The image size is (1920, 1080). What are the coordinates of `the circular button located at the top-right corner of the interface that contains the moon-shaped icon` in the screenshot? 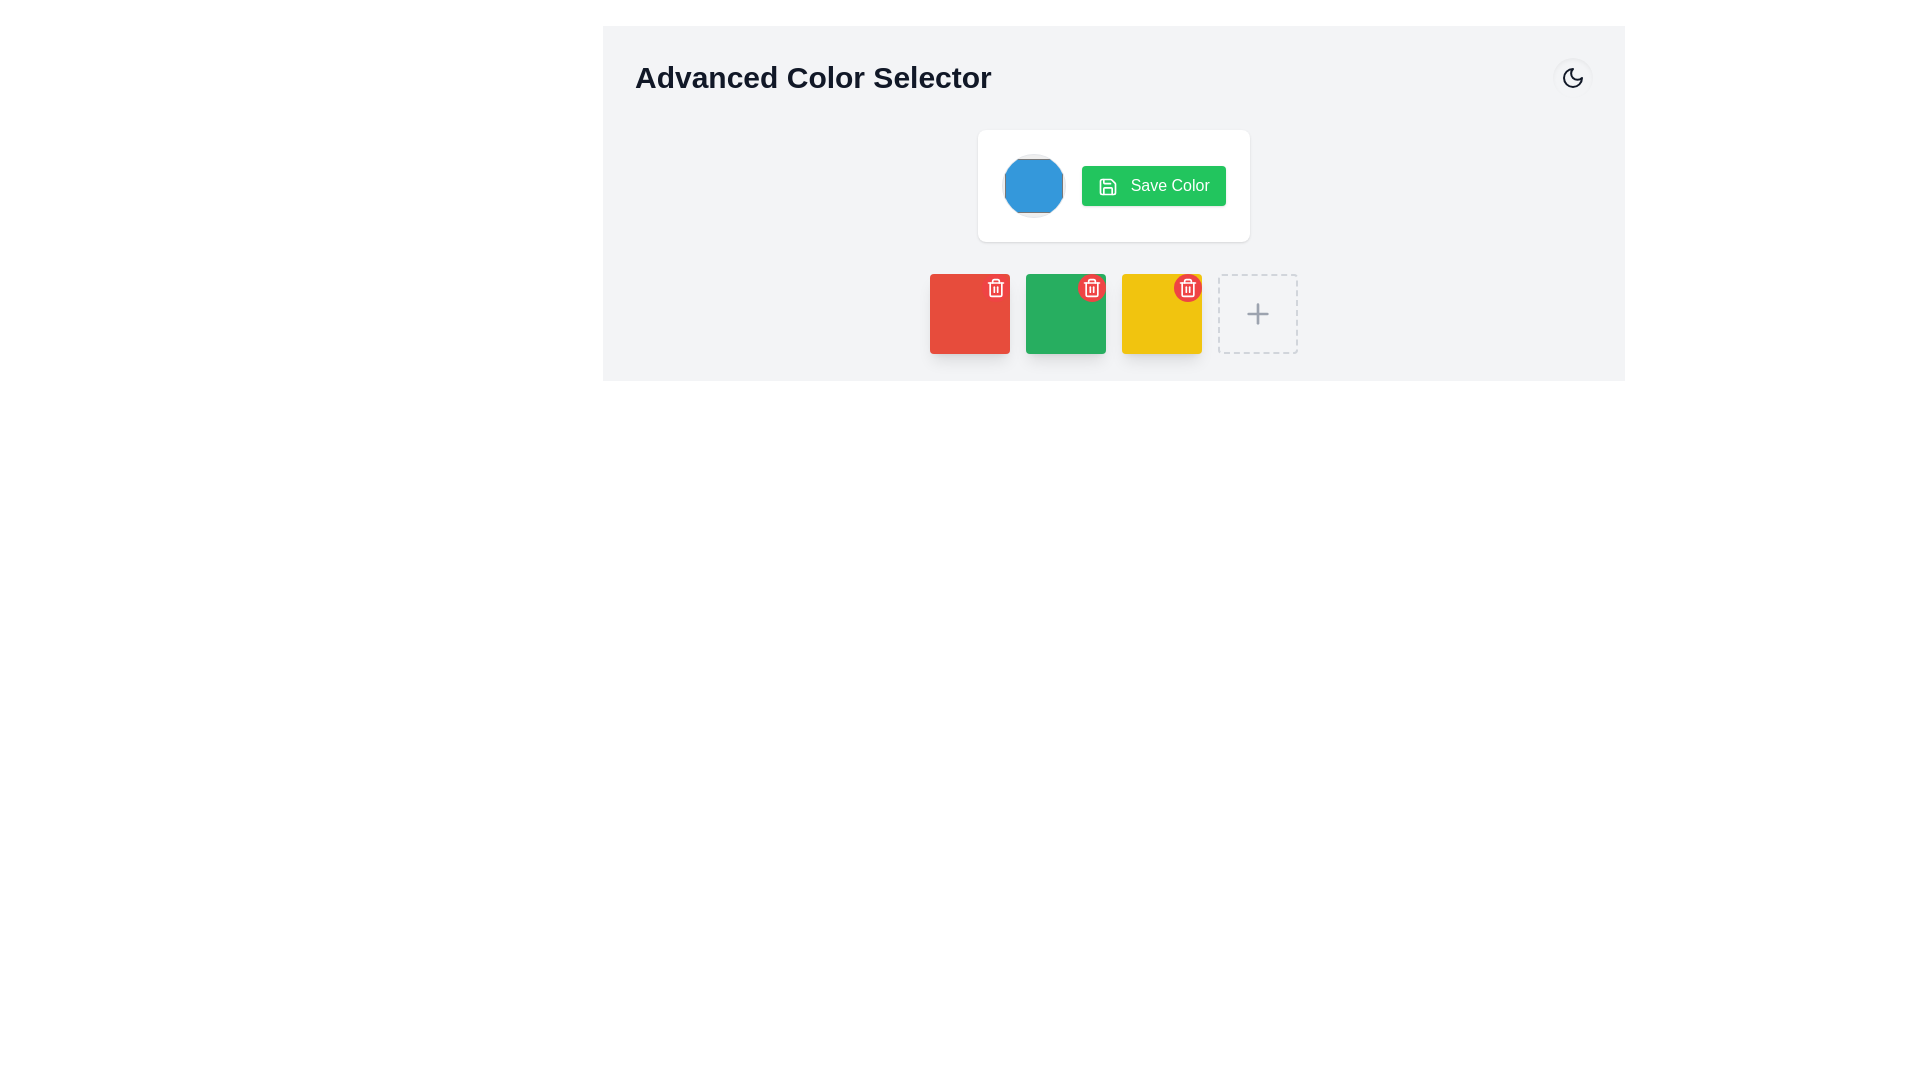 It's located at (1572, 76).